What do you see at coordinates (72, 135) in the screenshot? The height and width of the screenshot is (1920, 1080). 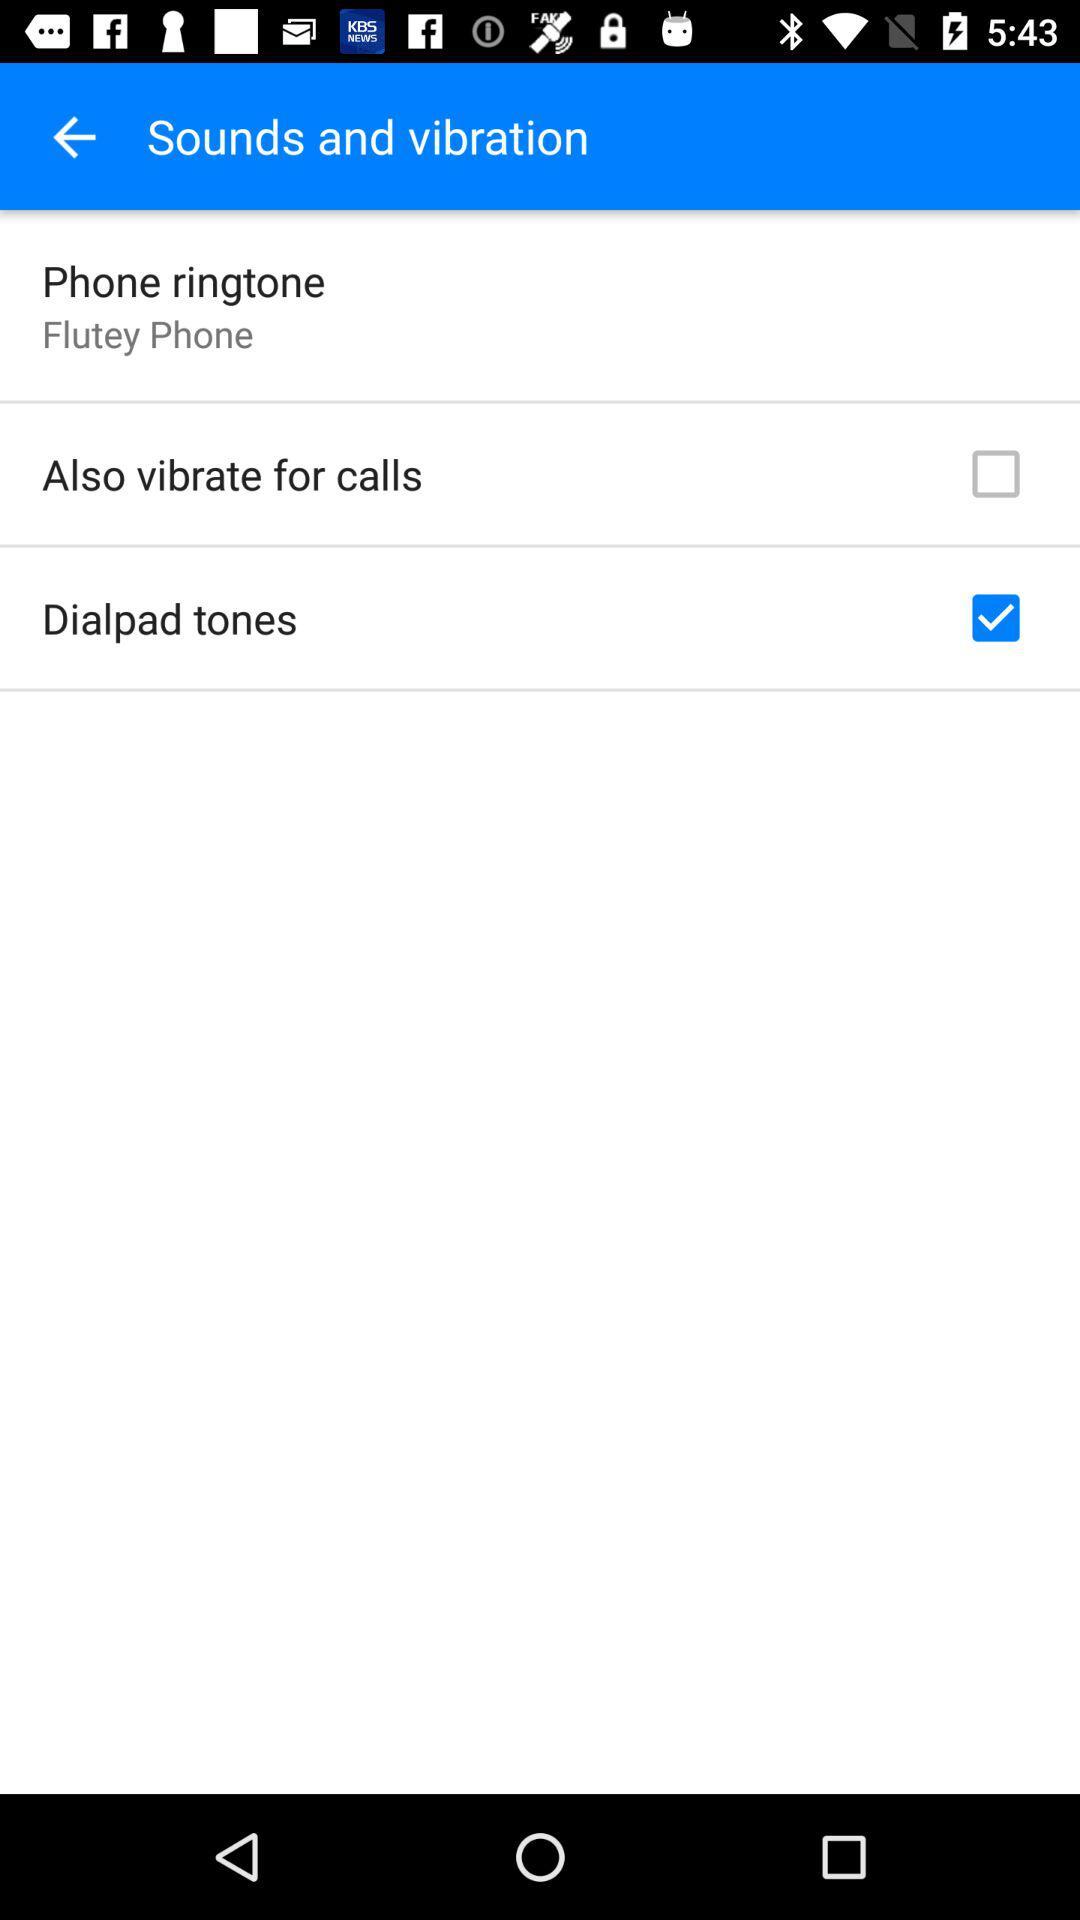 I see `the icon to the left of the sounds and vibration icon` at bounding box center [72, 135].